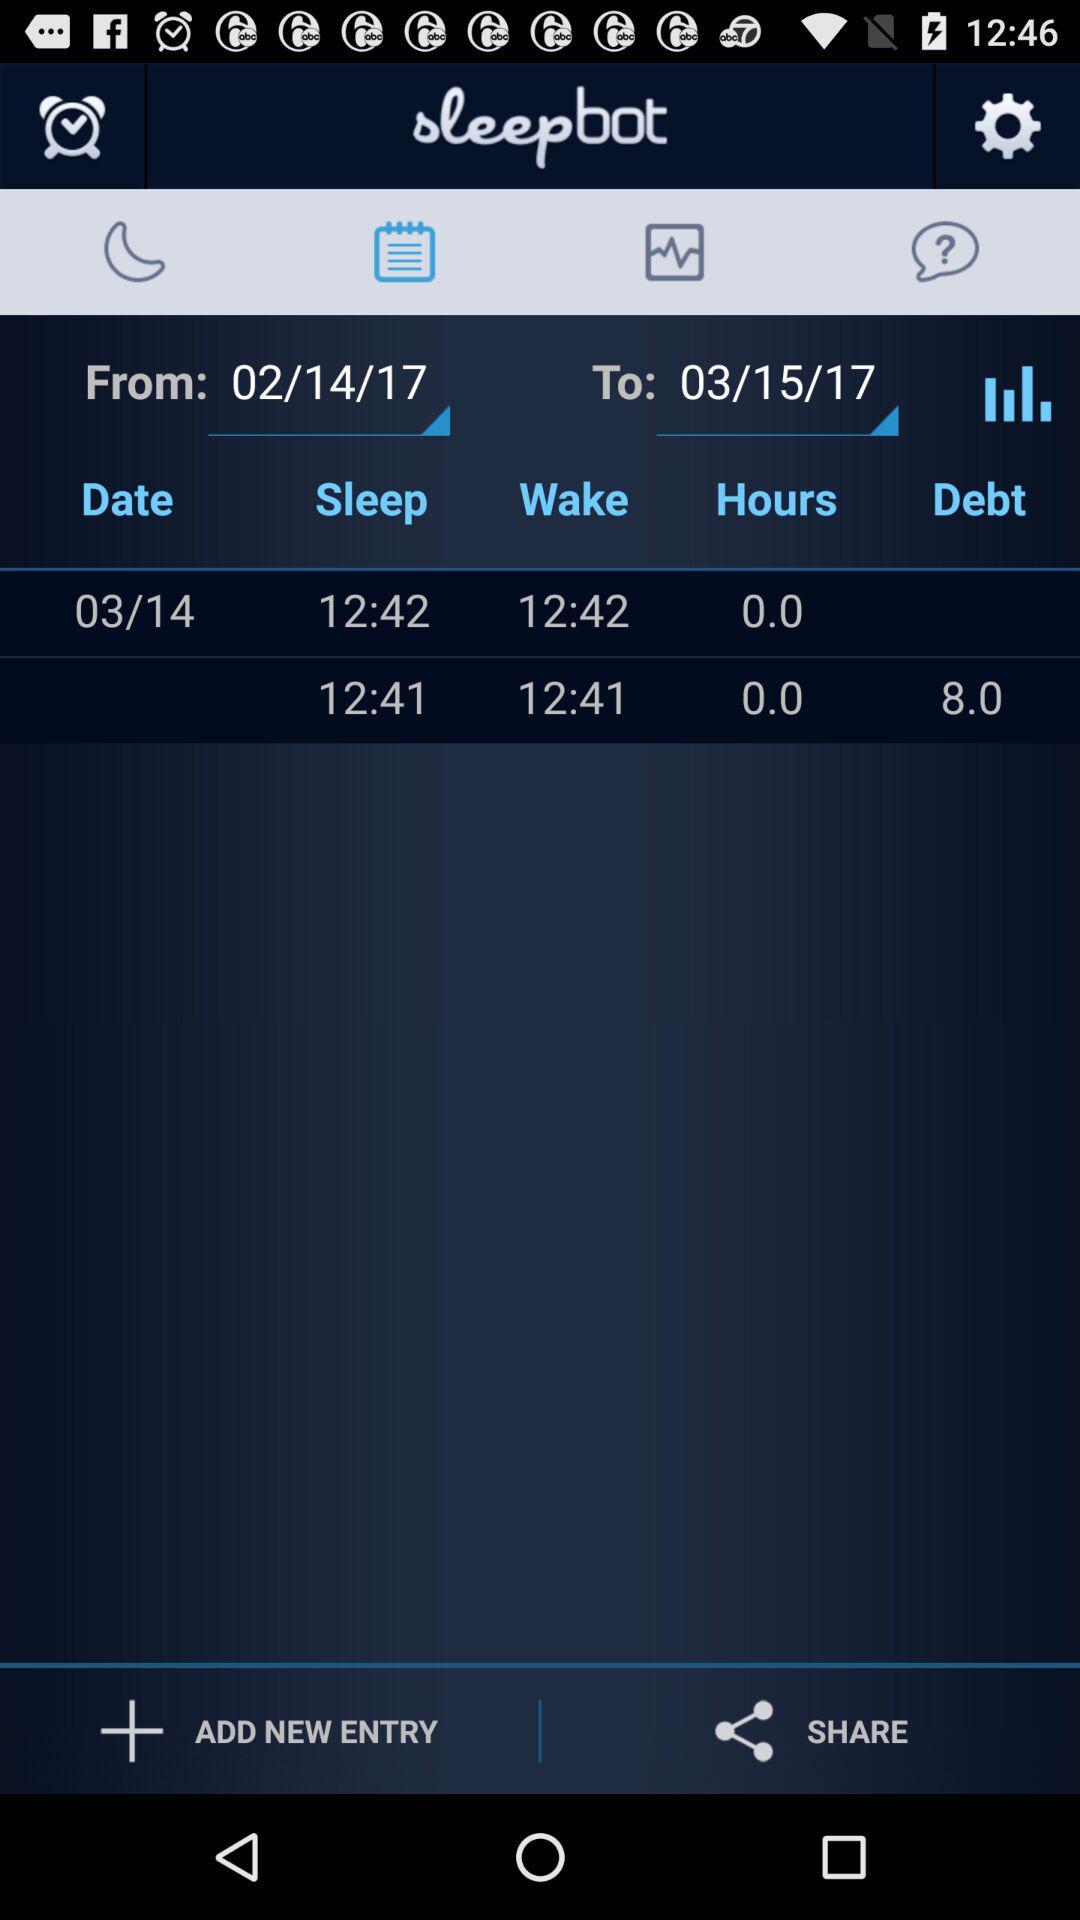 Image resolution: width=1080 pixels, height=1920 pixels. What do you see at coordinates (971, 612) in the screenshot?
I see `app above the 0.0 icon` at bounding box center [971, 612].